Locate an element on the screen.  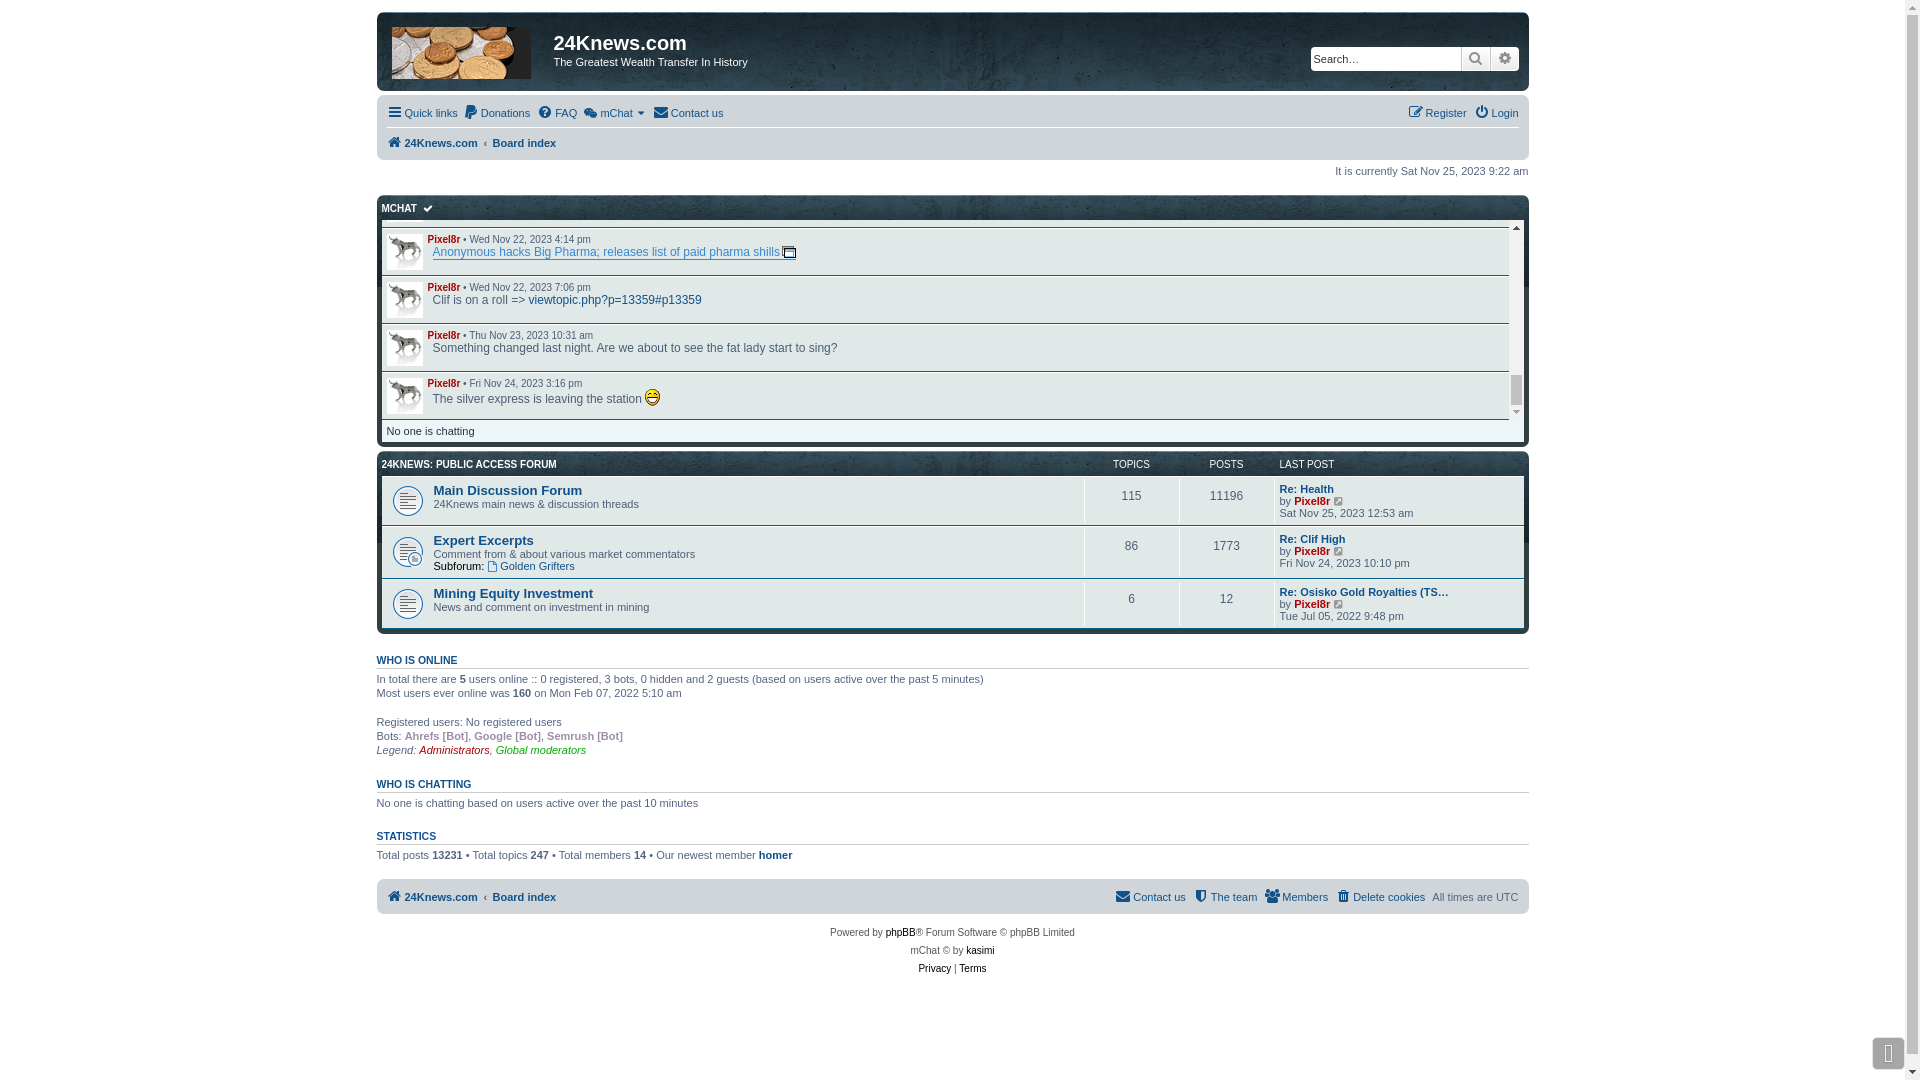
'Main Discussion Forum' is located at coordinates (508, 490).